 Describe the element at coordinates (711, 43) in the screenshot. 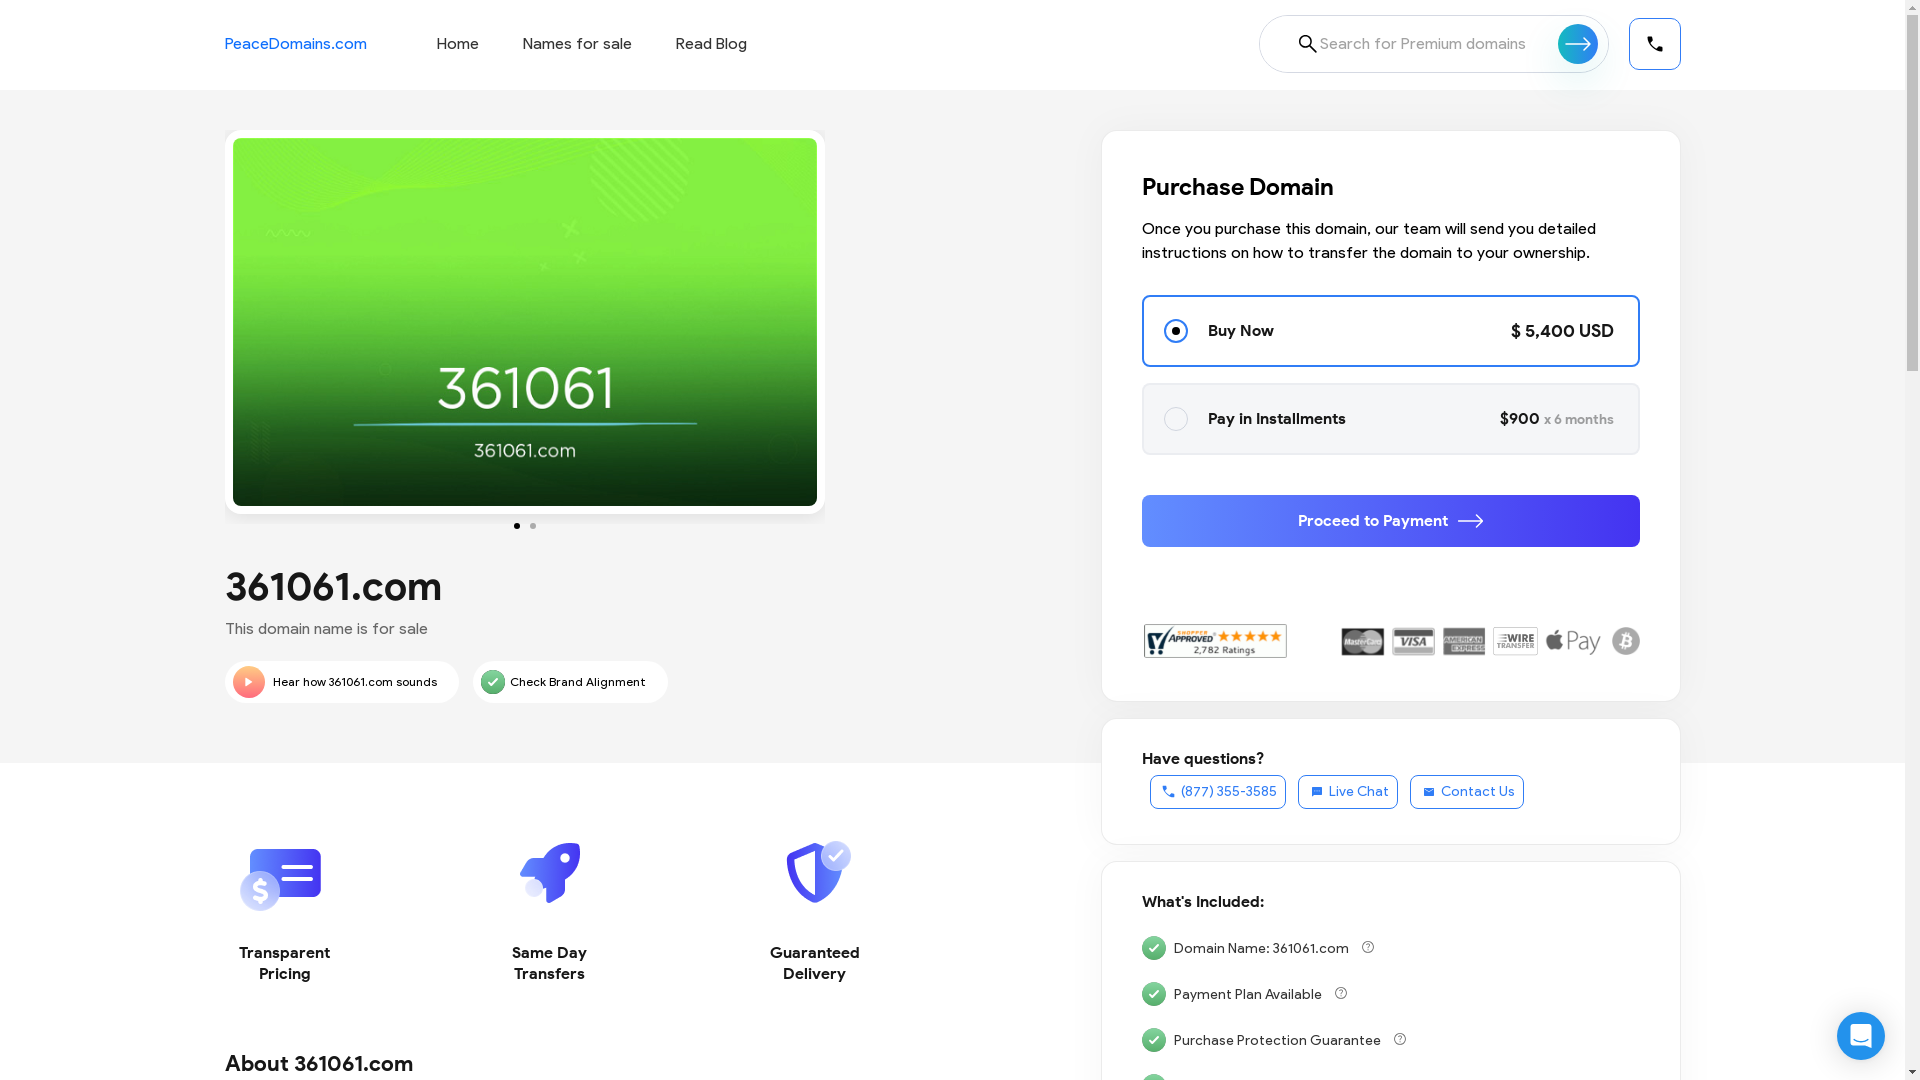

I see `'Read Blog'` at that location.